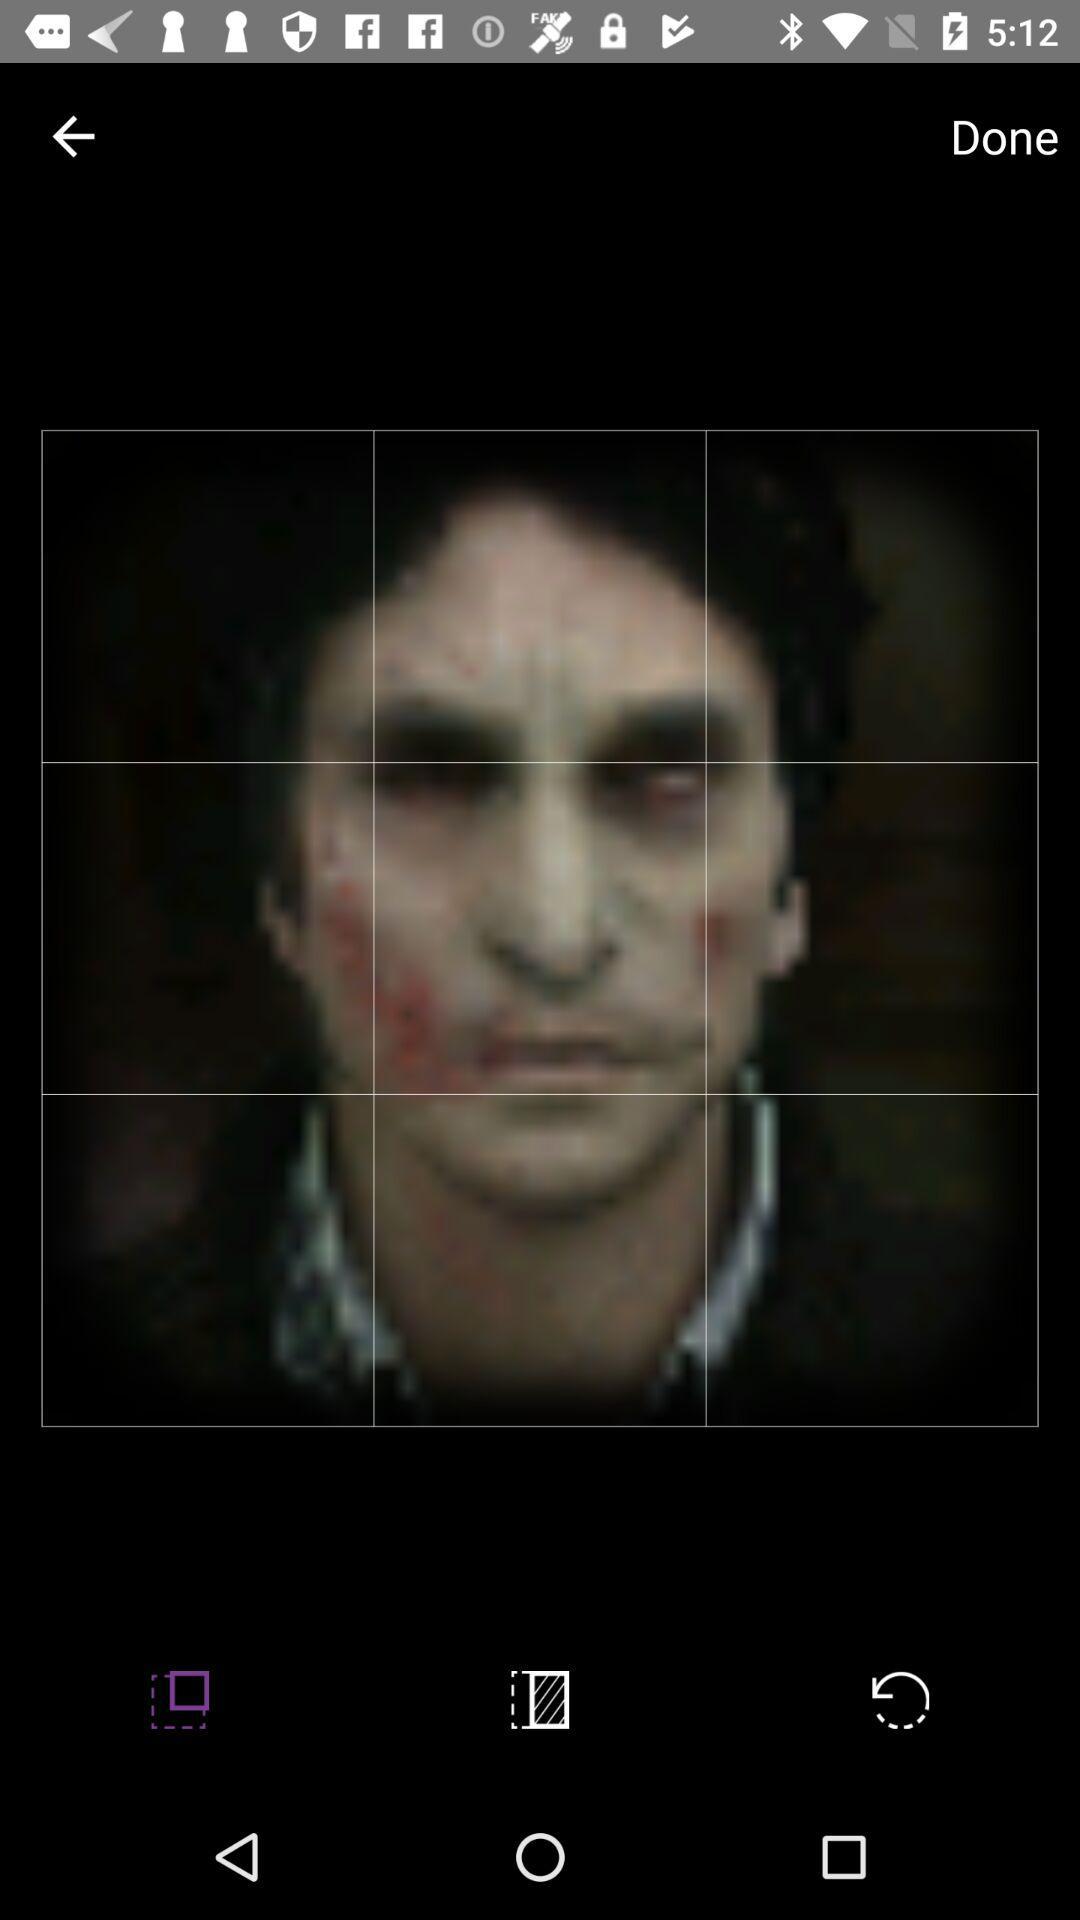  I want to click on crop in horizontal part, so click(540, 1698).